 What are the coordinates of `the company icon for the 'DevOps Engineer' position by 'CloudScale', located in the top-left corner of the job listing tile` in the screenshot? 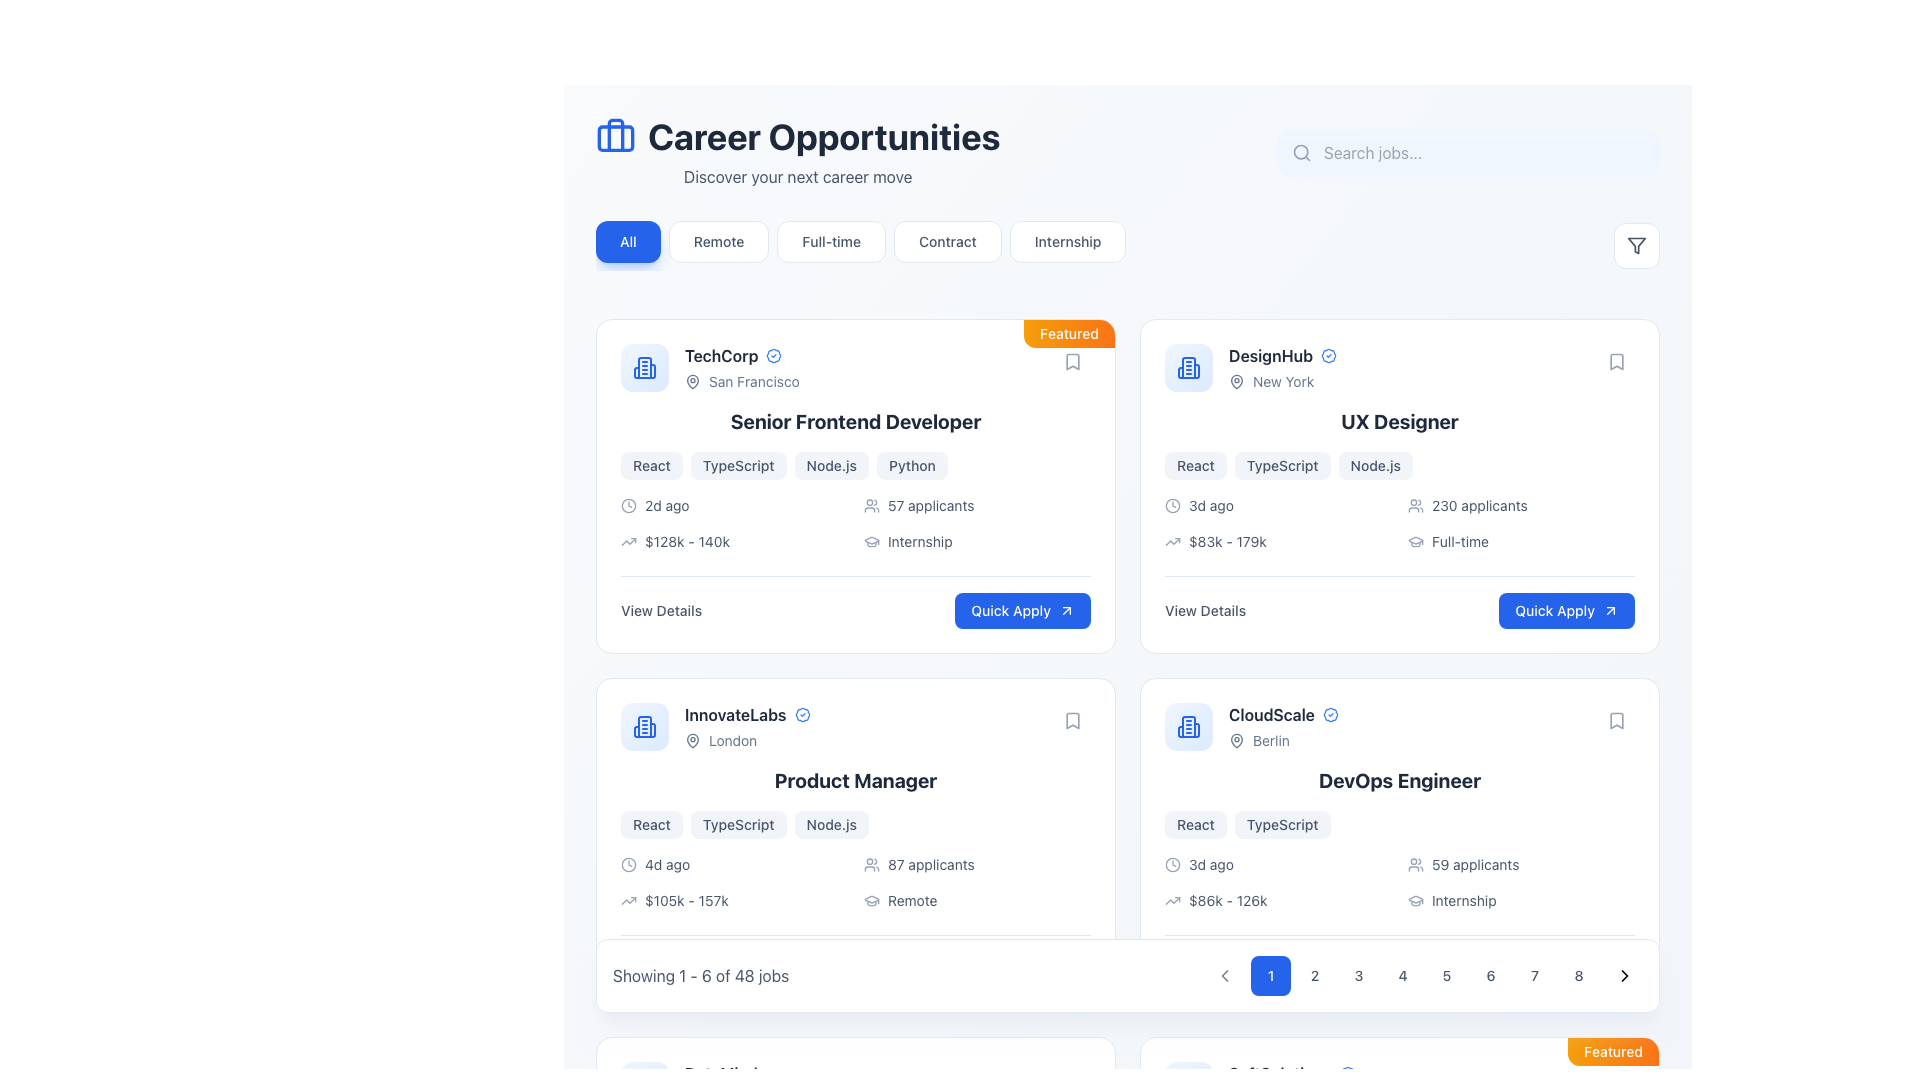 It's located at (1189, 726).